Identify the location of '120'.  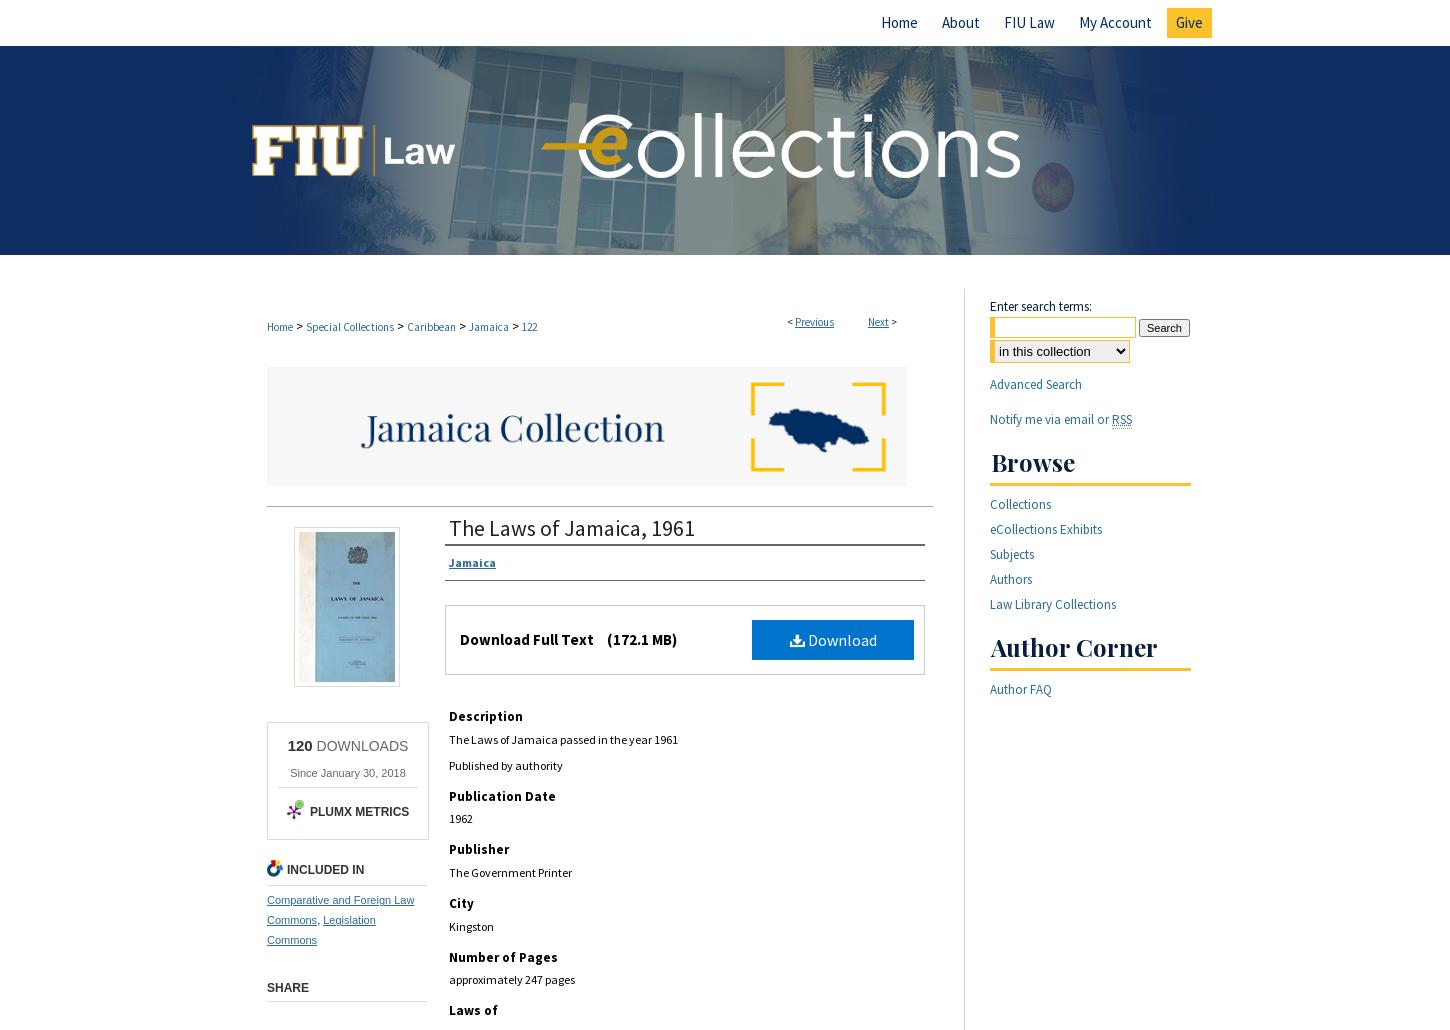
(299, 745).